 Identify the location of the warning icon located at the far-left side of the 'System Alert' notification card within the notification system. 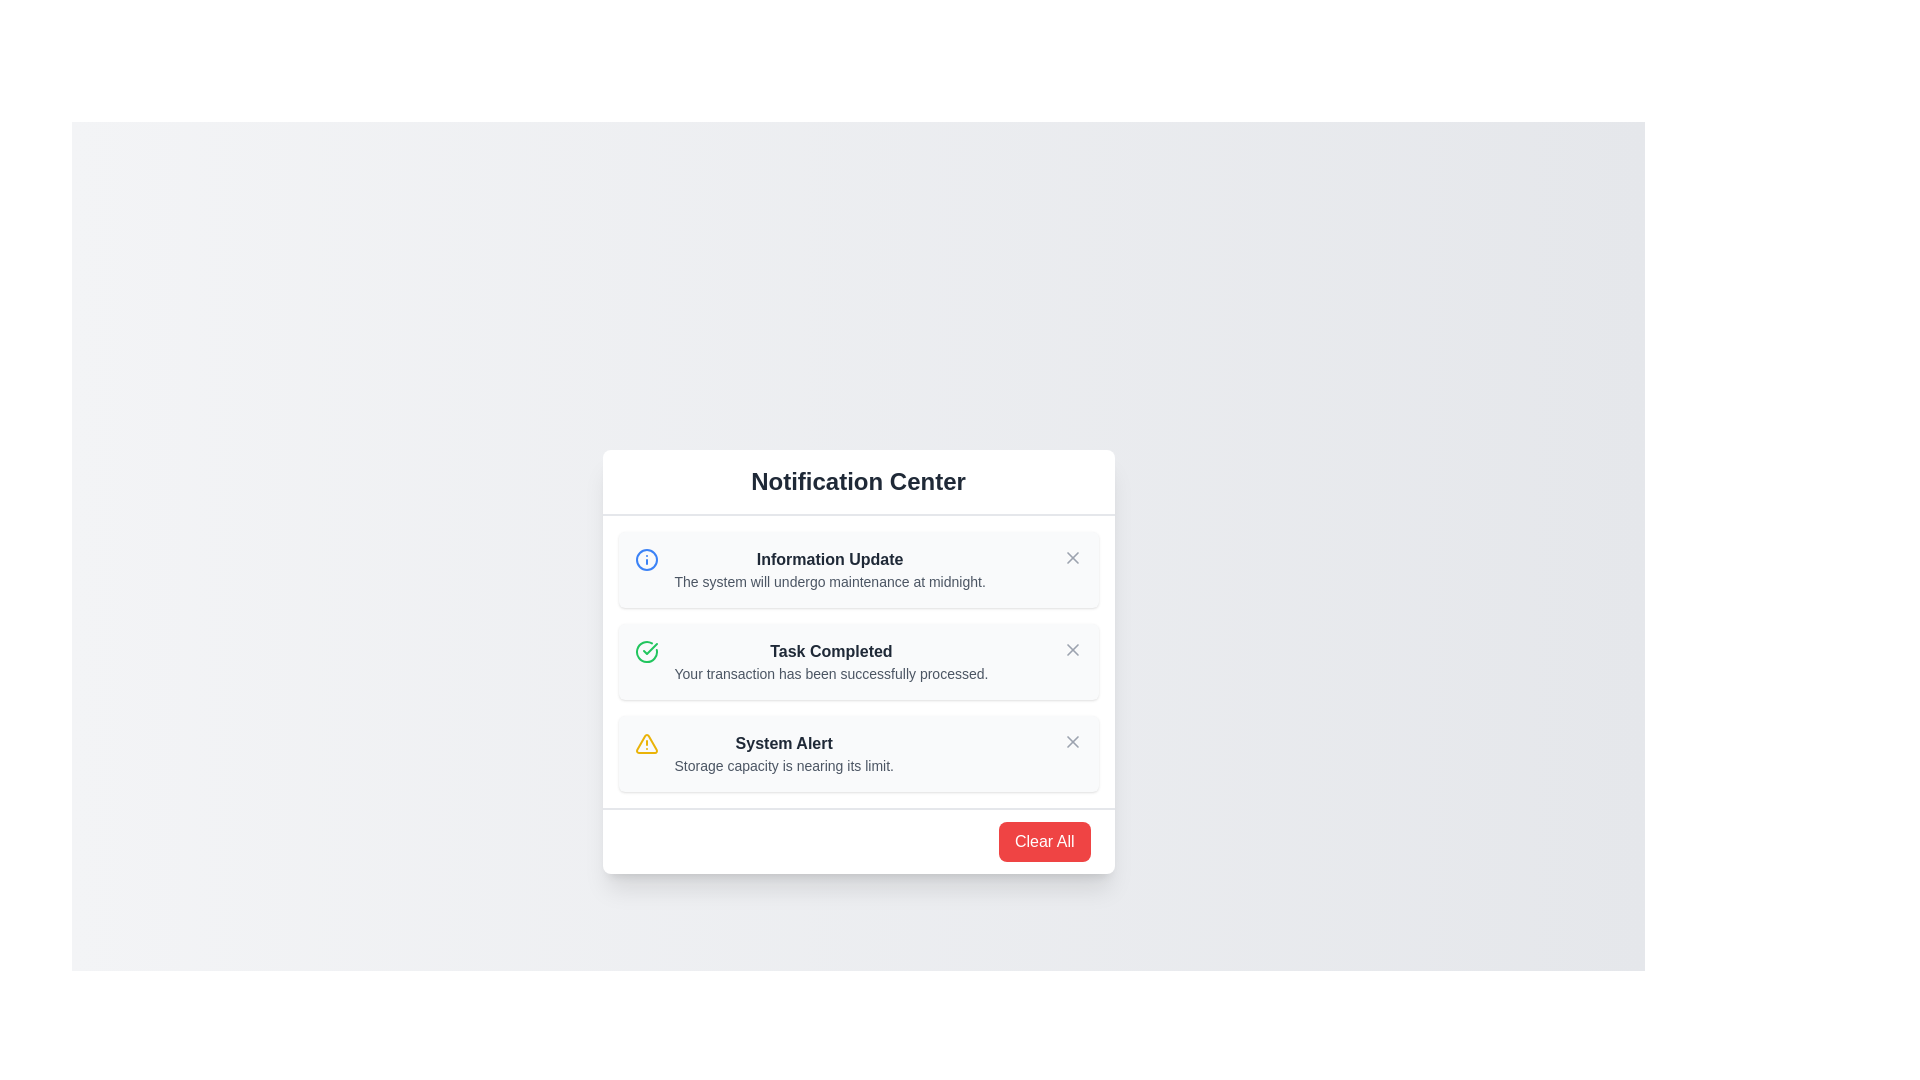
(646, 744).